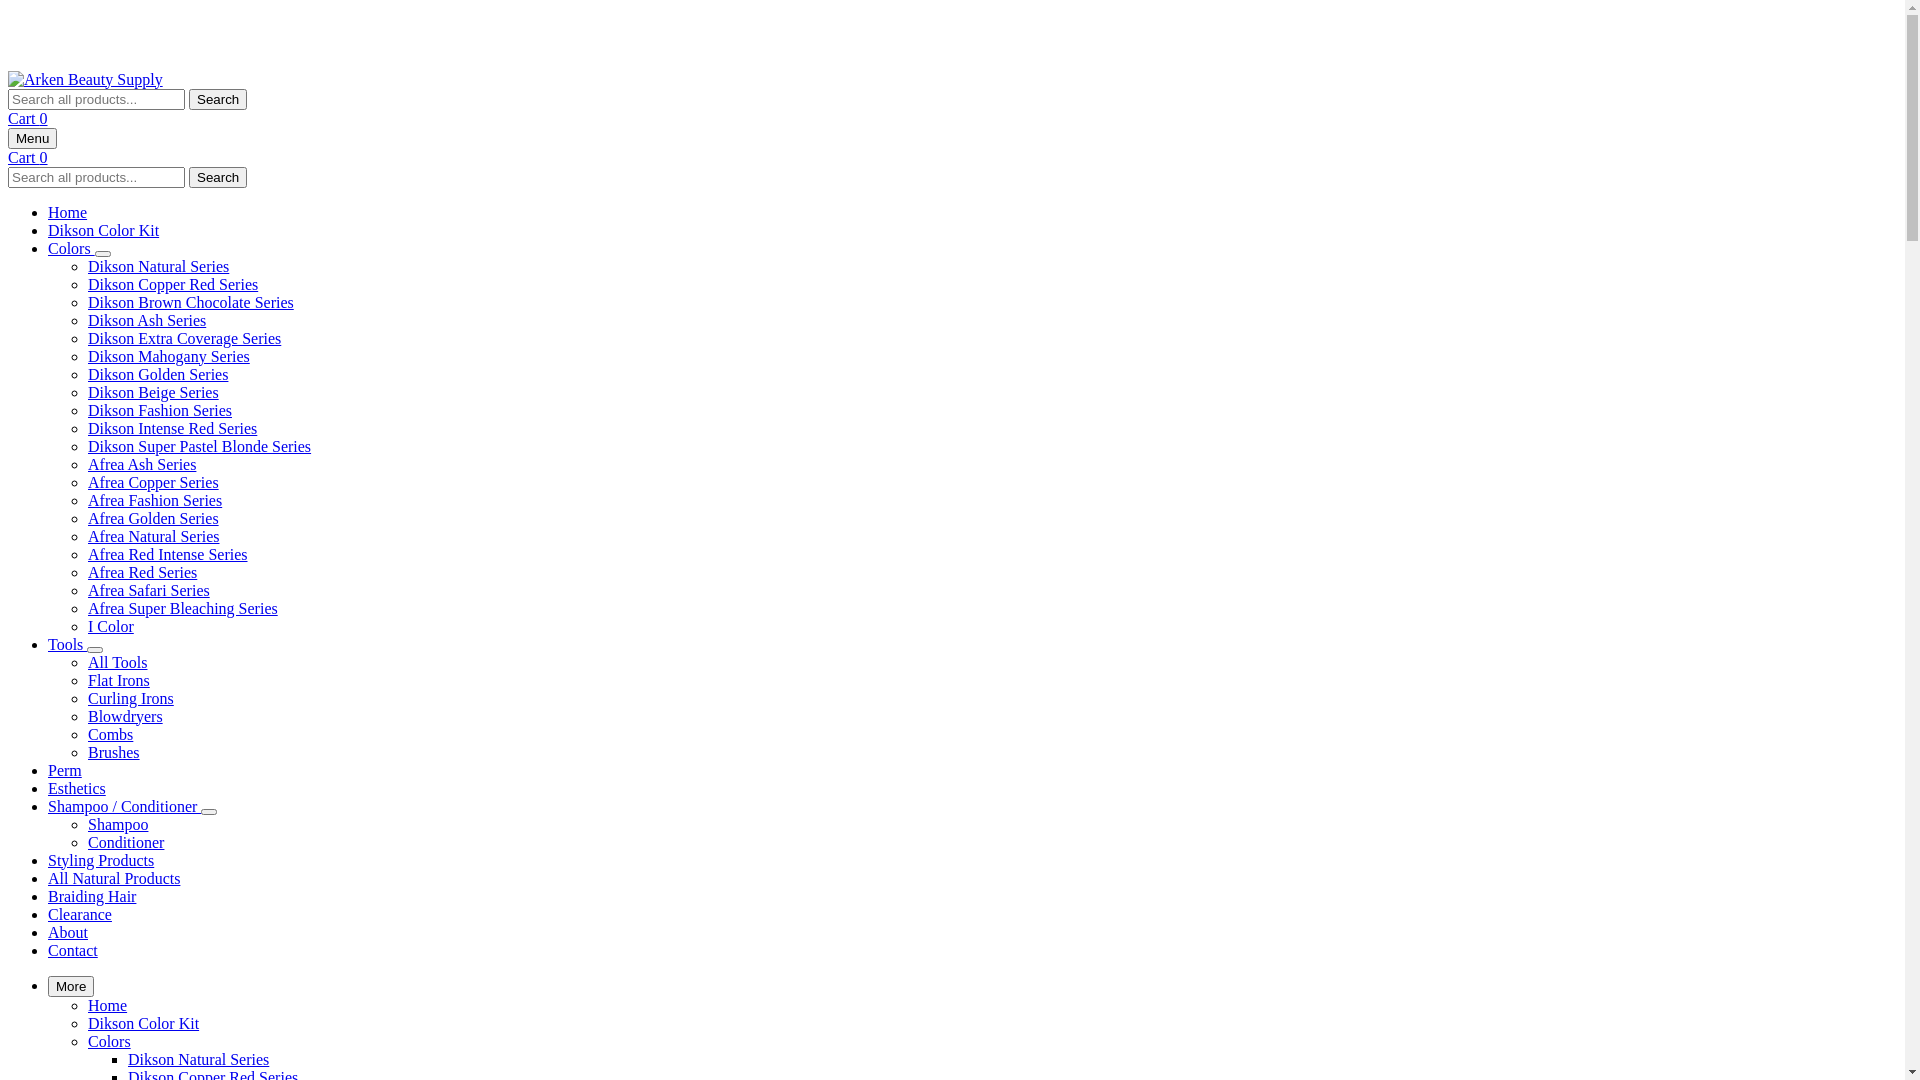 The height and width of the screenshot is (1080, 1920). Describe the element at coordinates (80, 914) in the screenshot. I see `'Clearance'` at that location.